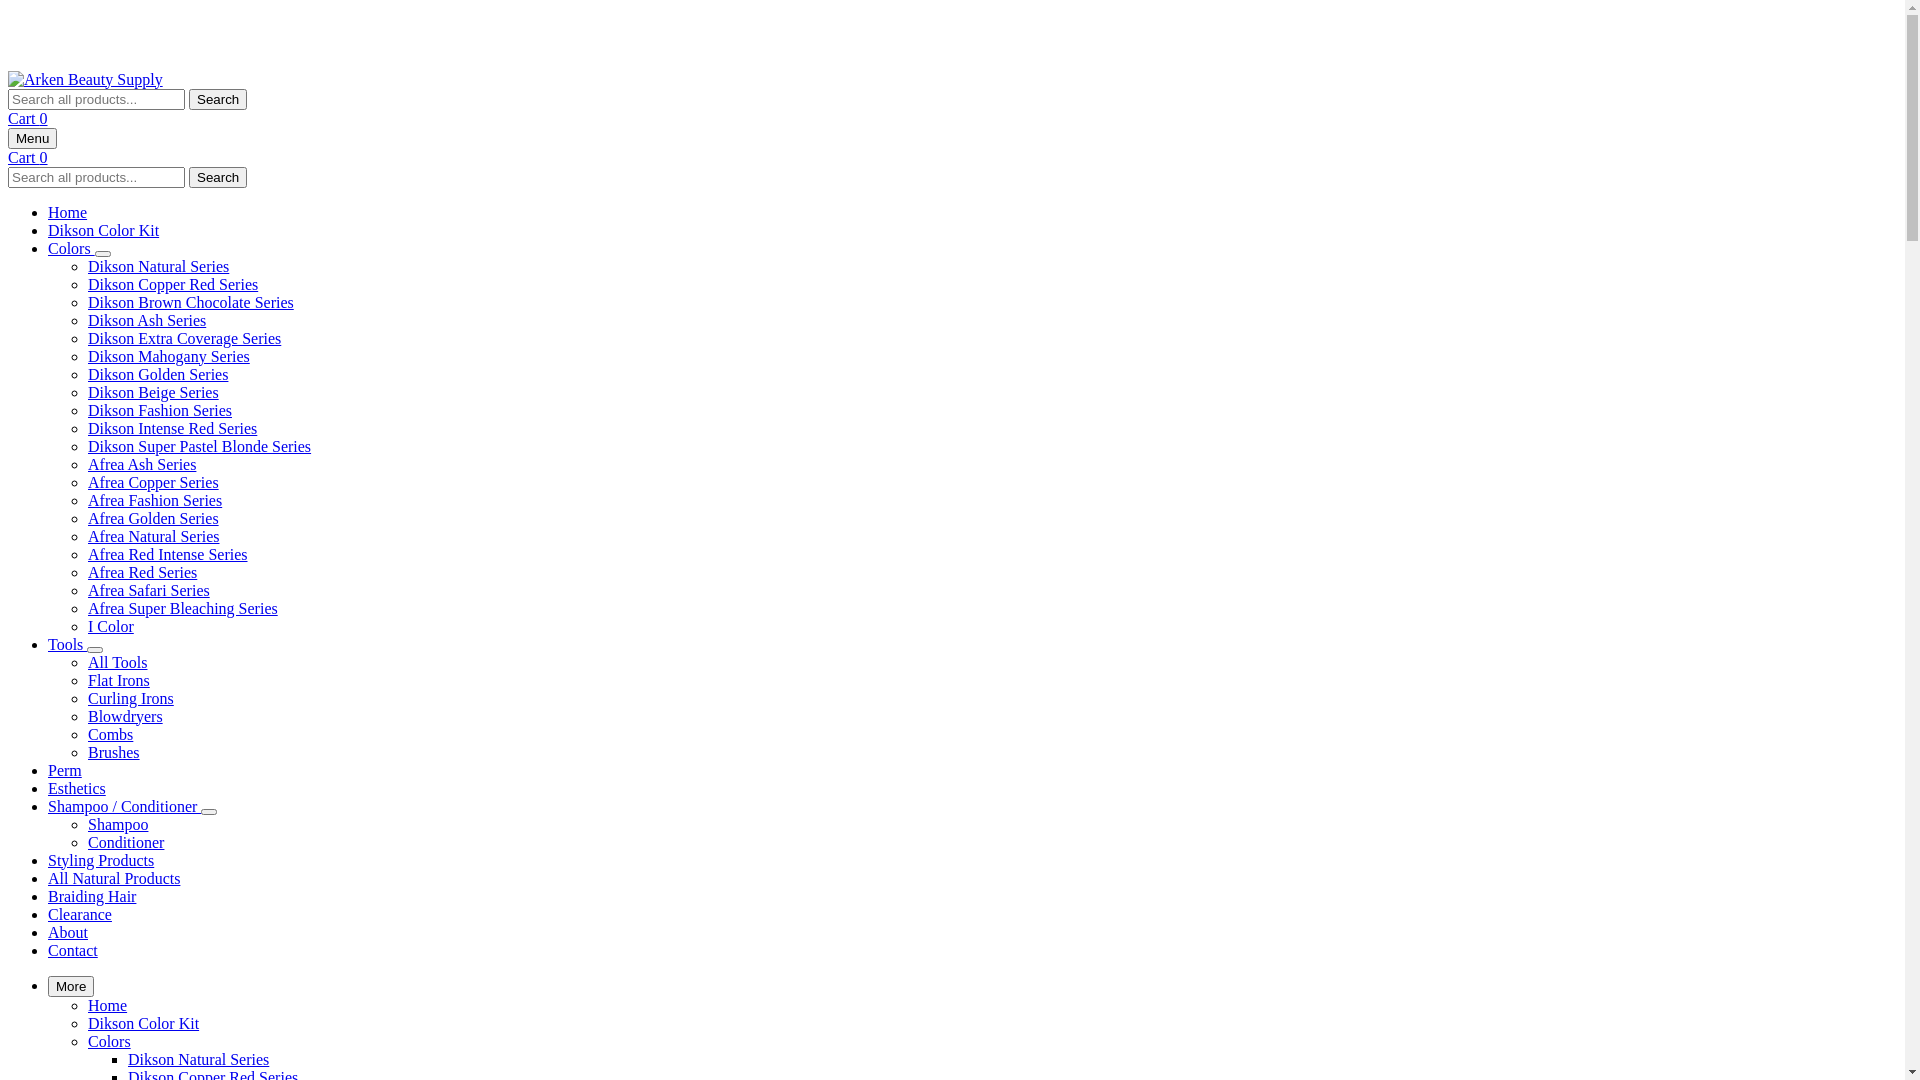 The height and width of the screenshot is (1080, 1920). Describe the element at coordinates (80, 914) in the screenshot. I see `'Clearance'` at that location.